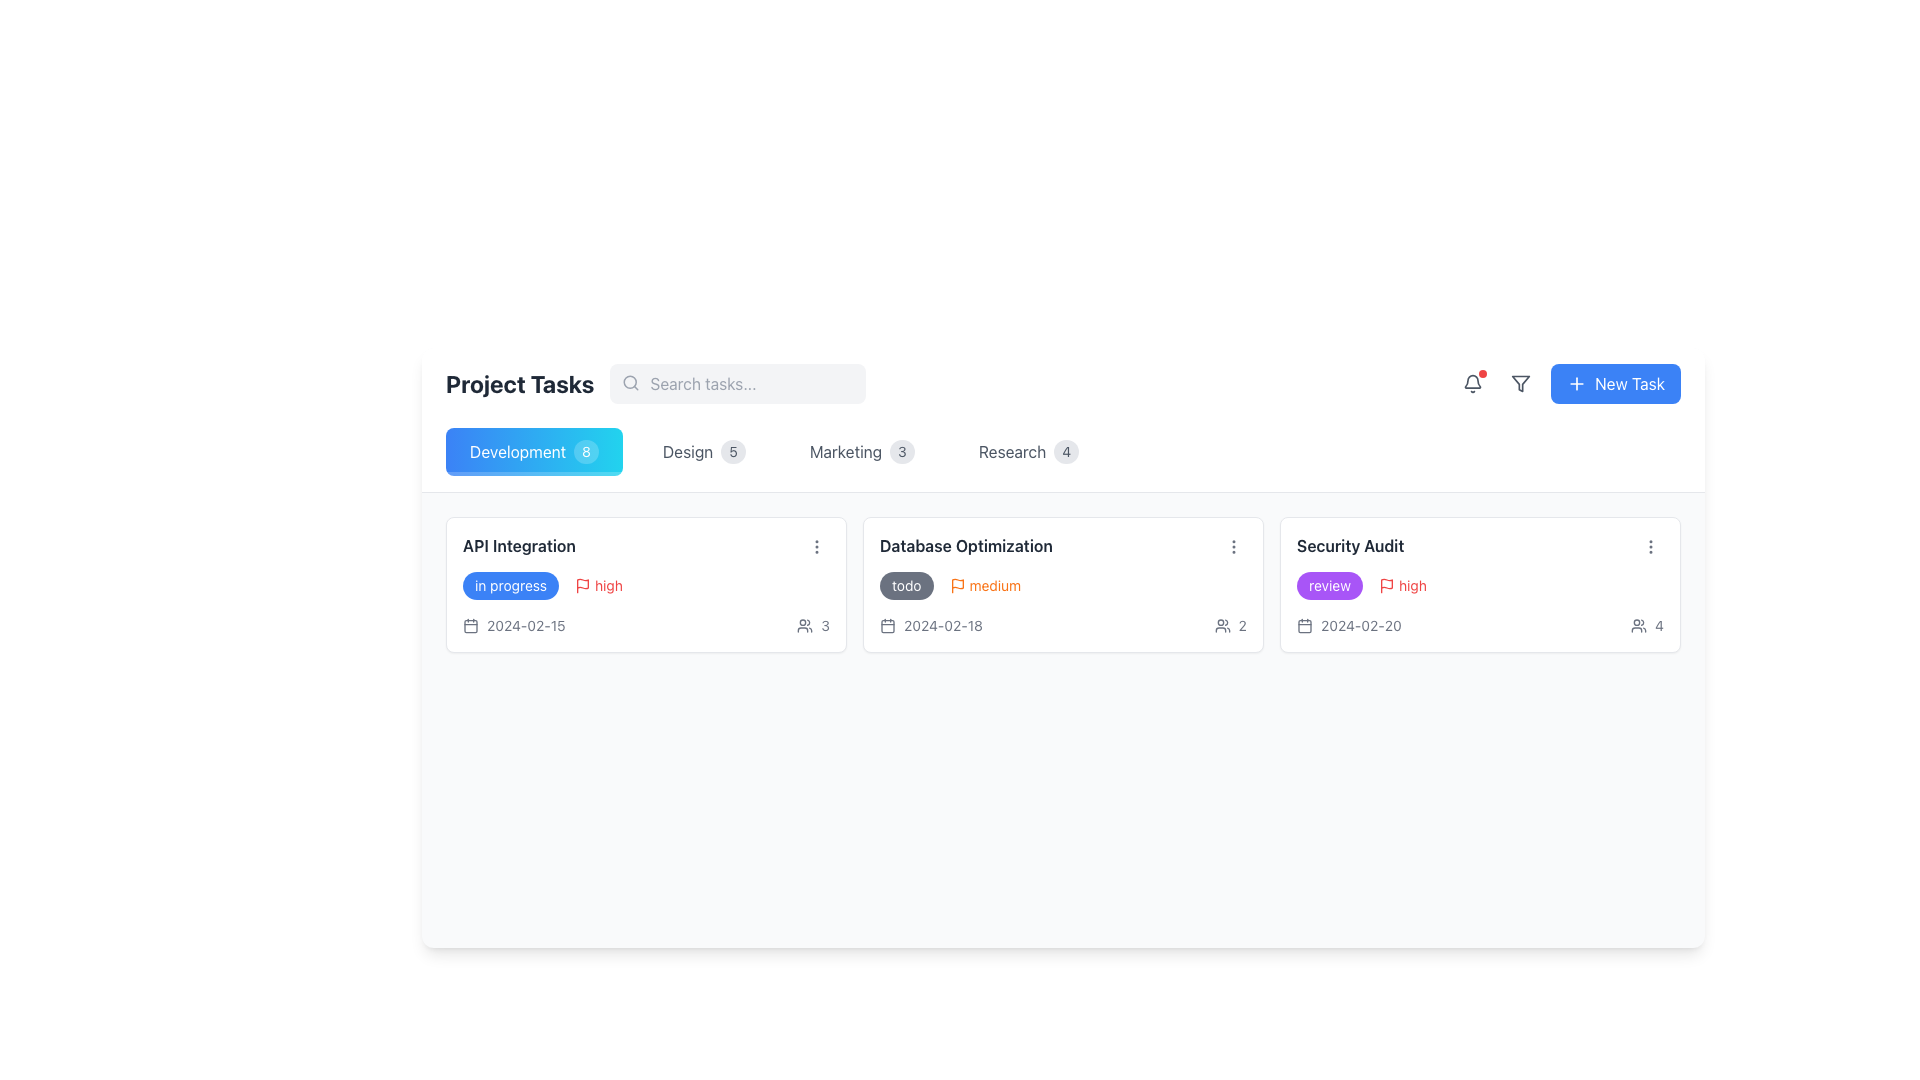 This screenshot has width=1920, height=1080. I want to click on the notification bell icon, which is a light gray bell-shaped icon located in the top-right corner of the interface, so click(1473, 384).